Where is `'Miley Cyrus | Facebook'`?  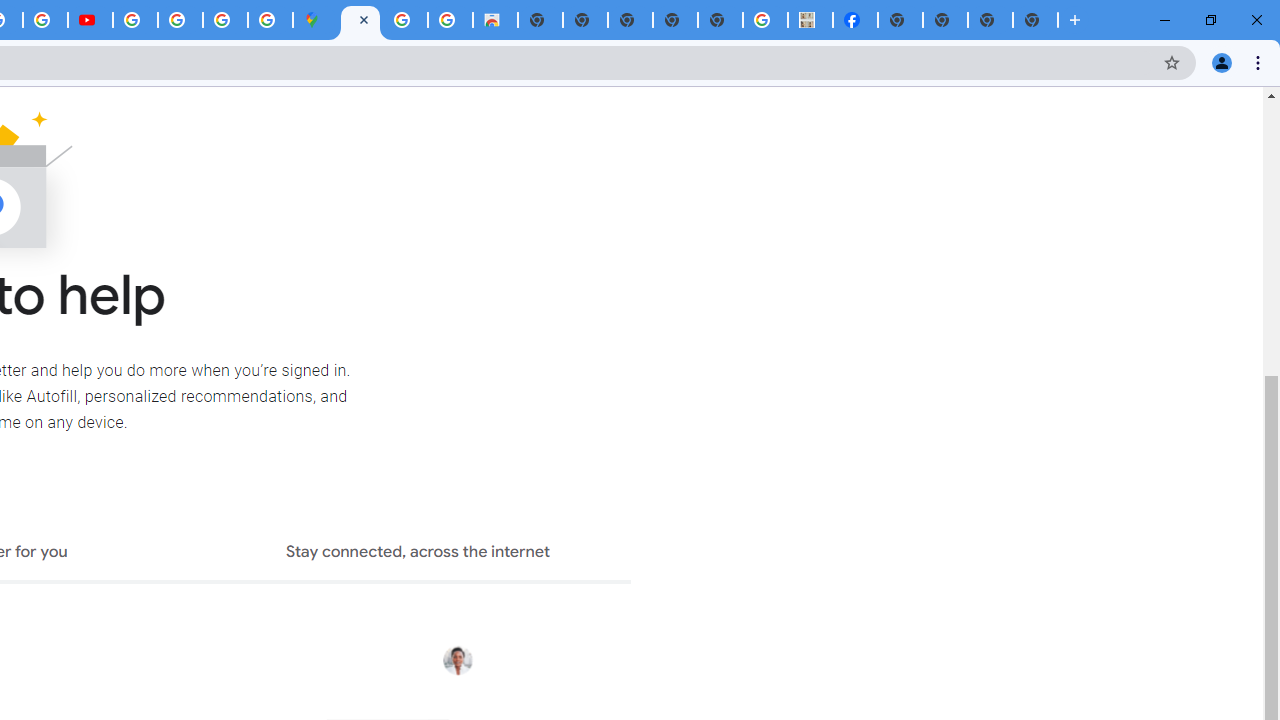 'Miley Cyrus | Facebook' is located at coordinates (855, 20).